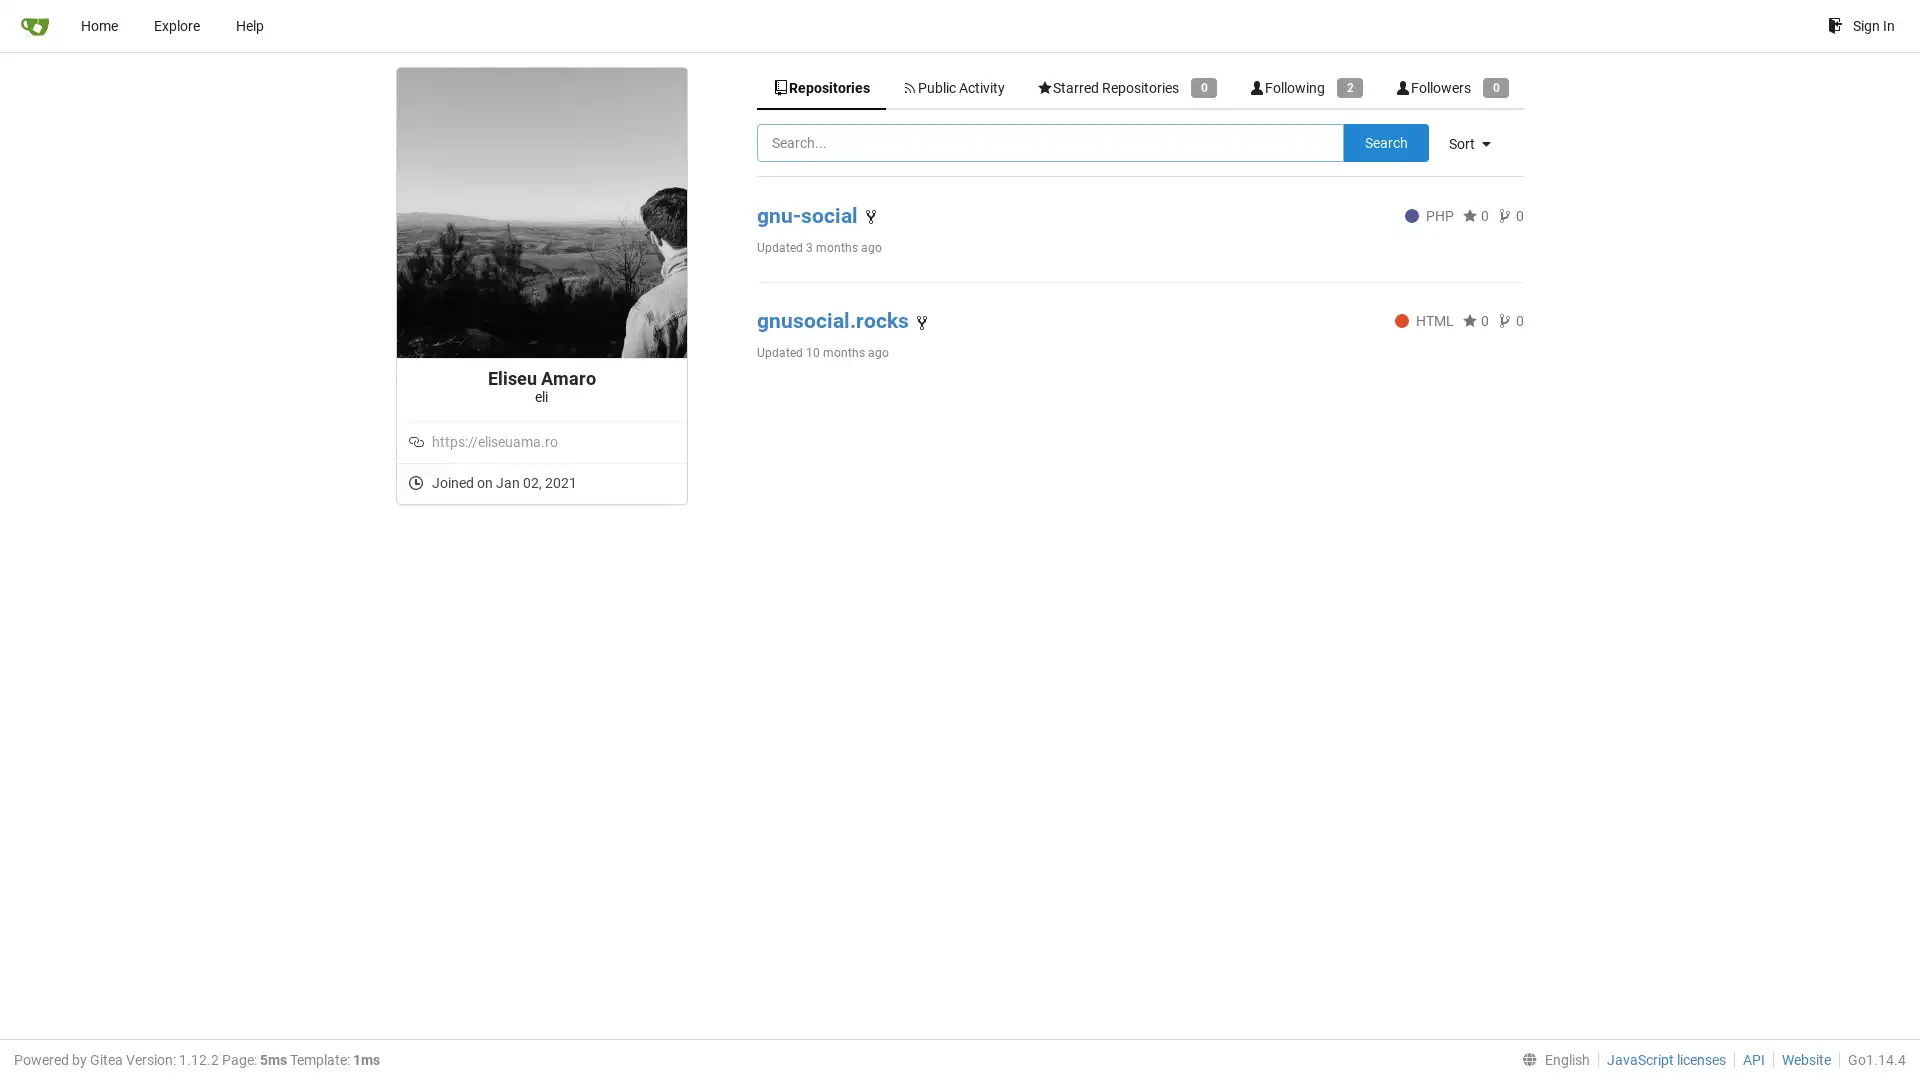  I want to click on Search, so click(1384, 141).